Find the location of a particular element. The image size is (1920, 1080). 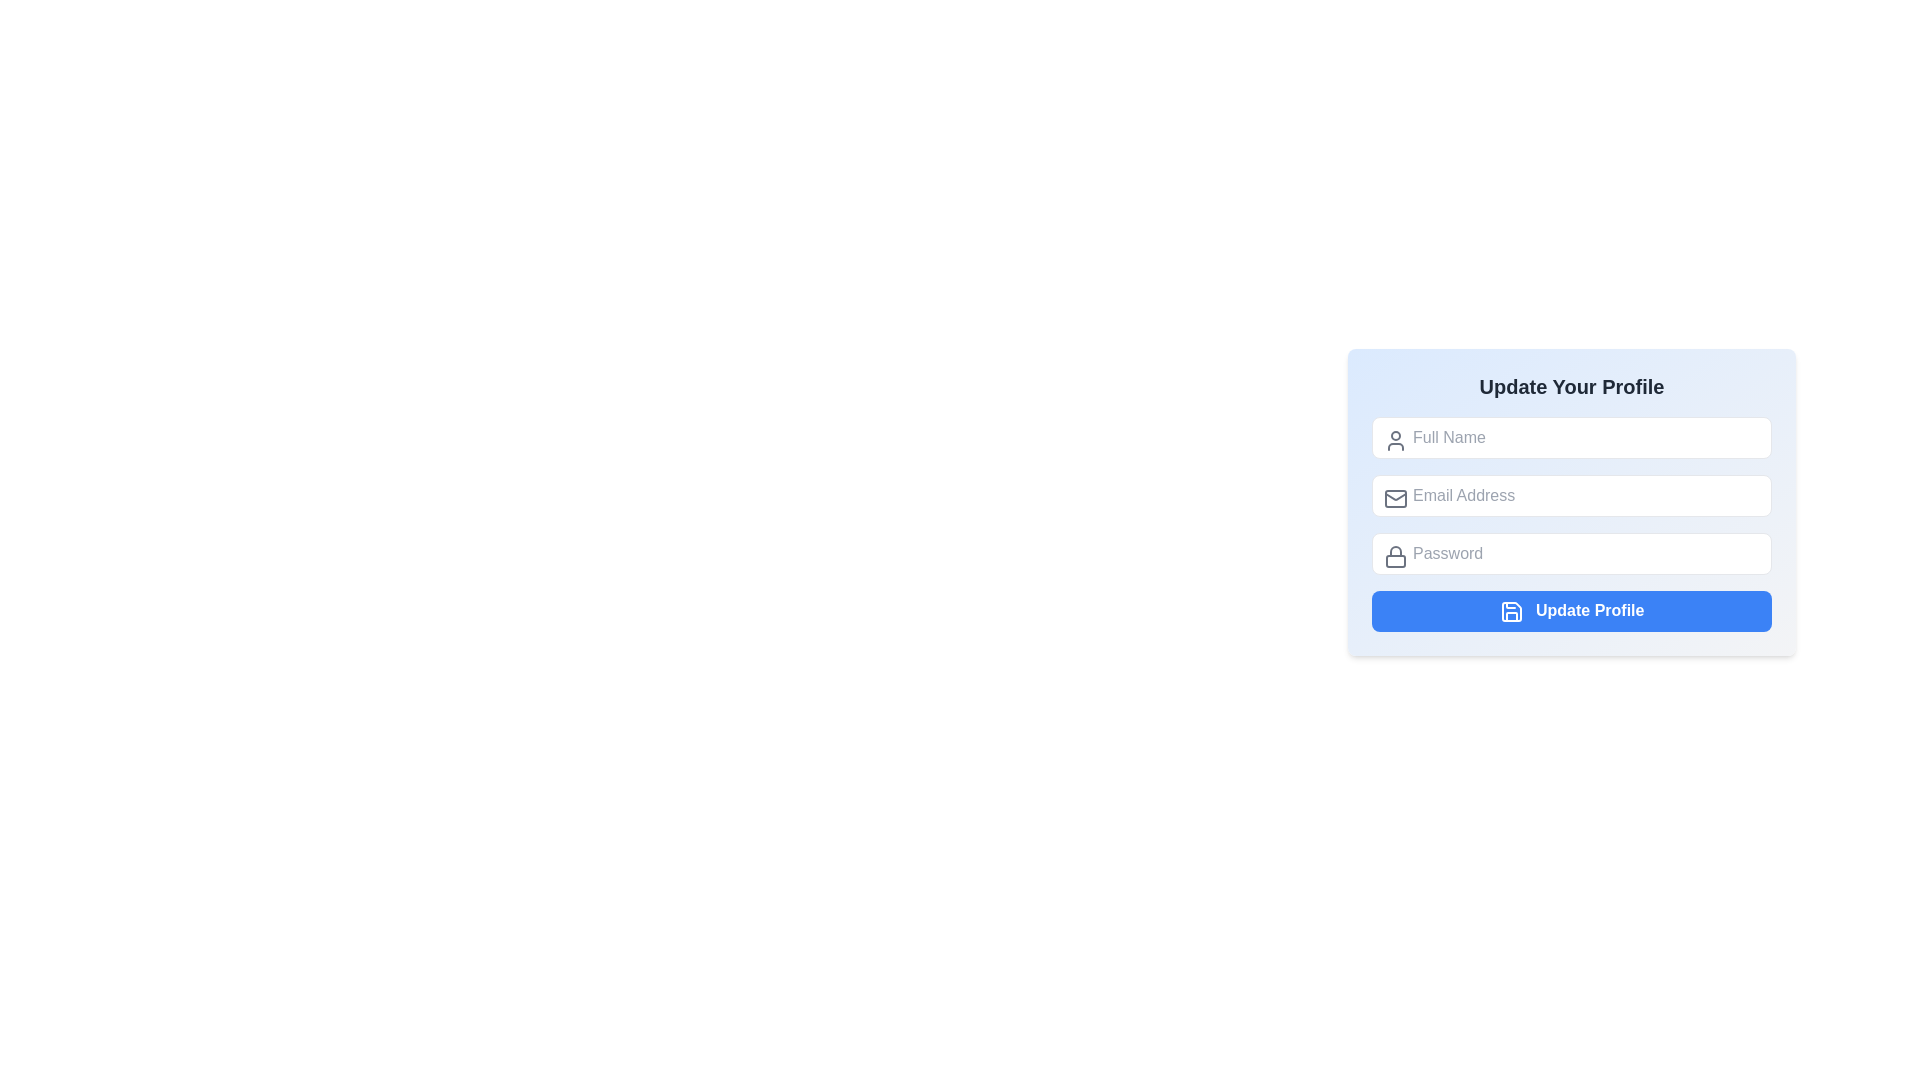

the curved top part of the lock icon graphic, which represents security or password-related functionality, located adjacent to the password input field is located at coordinates (1395, 551).